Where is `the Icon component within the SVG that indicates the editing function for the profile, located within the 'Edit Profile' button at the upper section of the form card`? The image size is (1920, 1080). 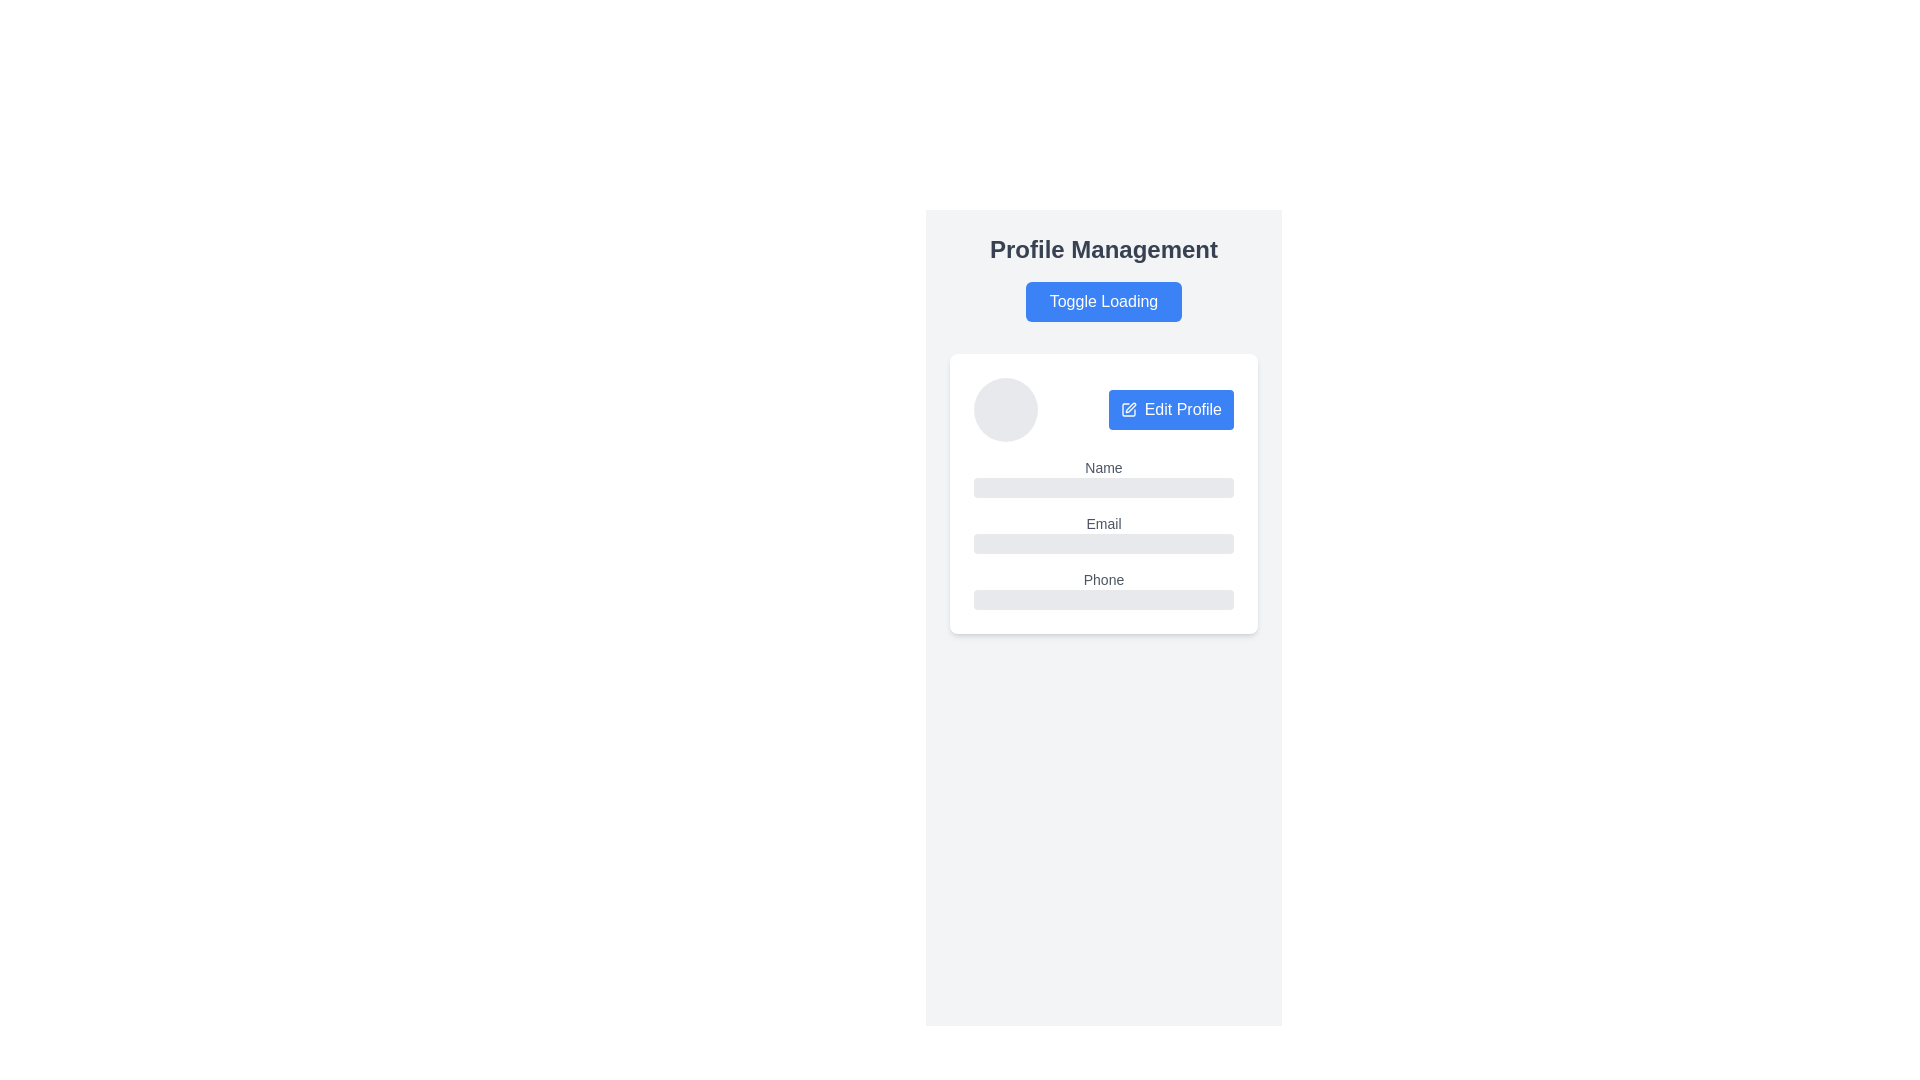 the Icon component within the SVG that indicates the editing function for the profile, located within the 'Edit Profile' button at the upper section of the form card is located at coordinates (1130, 407).